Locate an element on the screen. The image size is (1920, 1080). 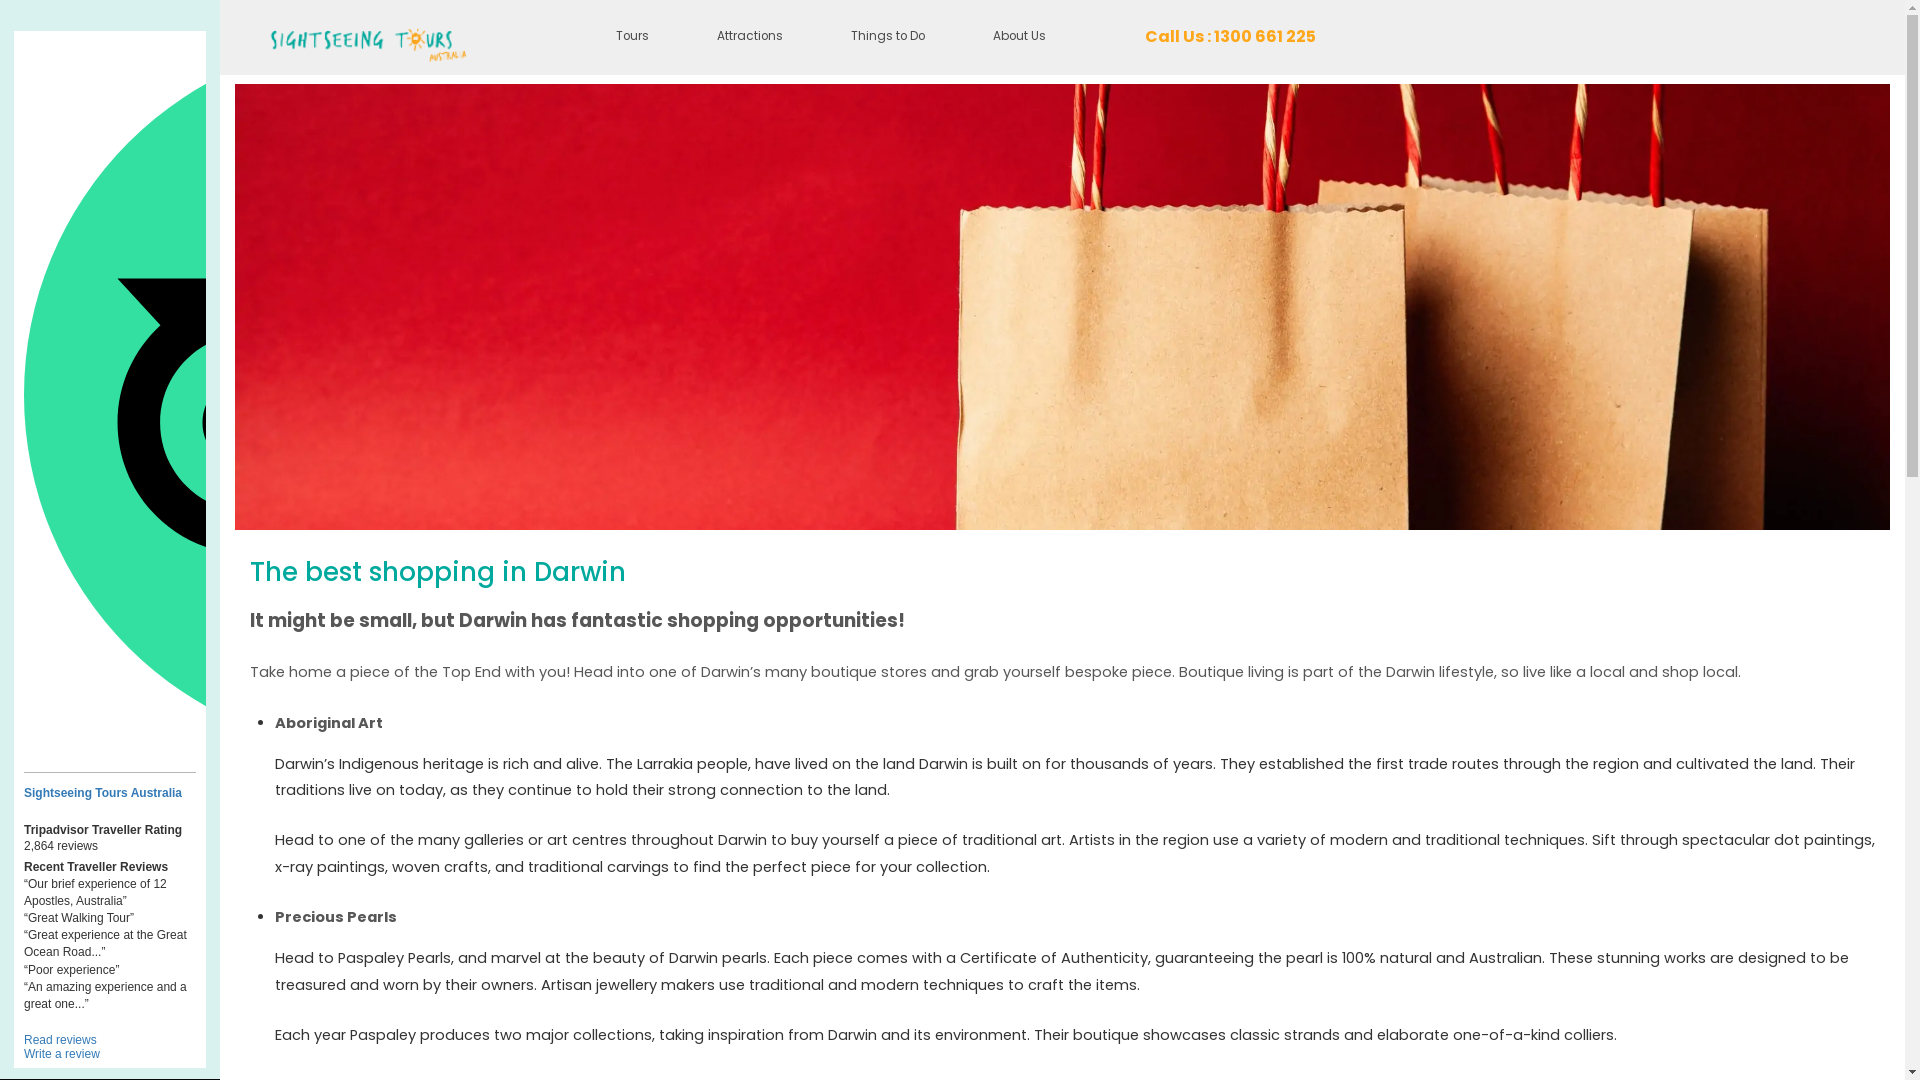
'About Us' is located at coordinates (1019, 37).